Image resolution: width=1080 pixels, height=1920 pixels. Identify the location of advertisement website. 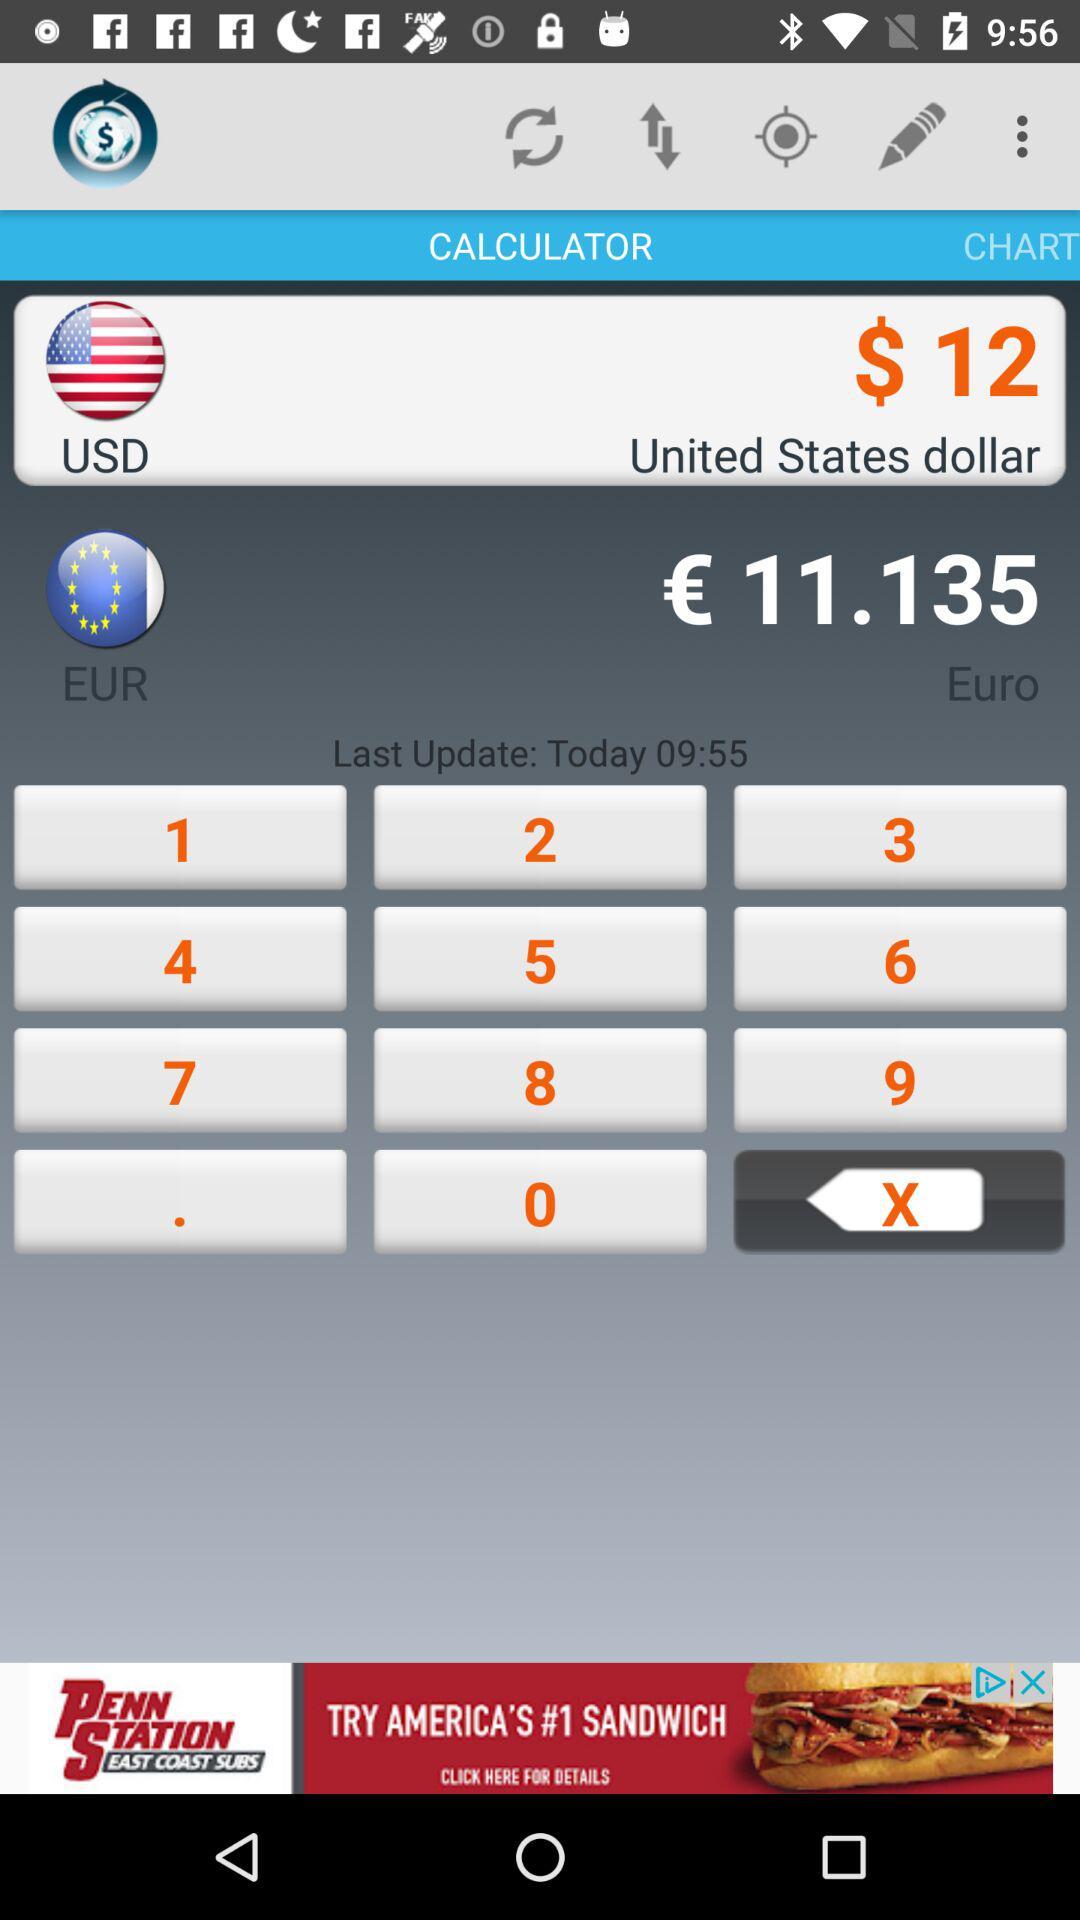
(540, 1727).